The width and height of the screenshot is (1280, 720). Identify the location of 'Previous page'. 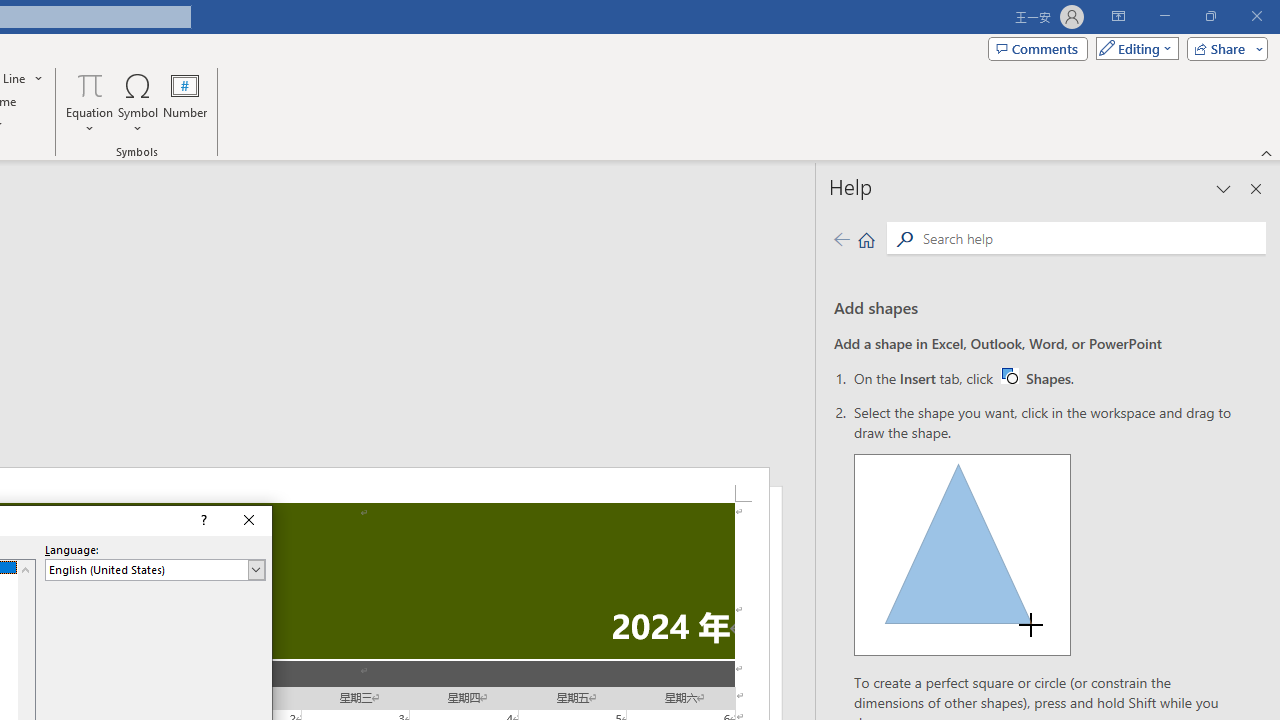
(841, 238).